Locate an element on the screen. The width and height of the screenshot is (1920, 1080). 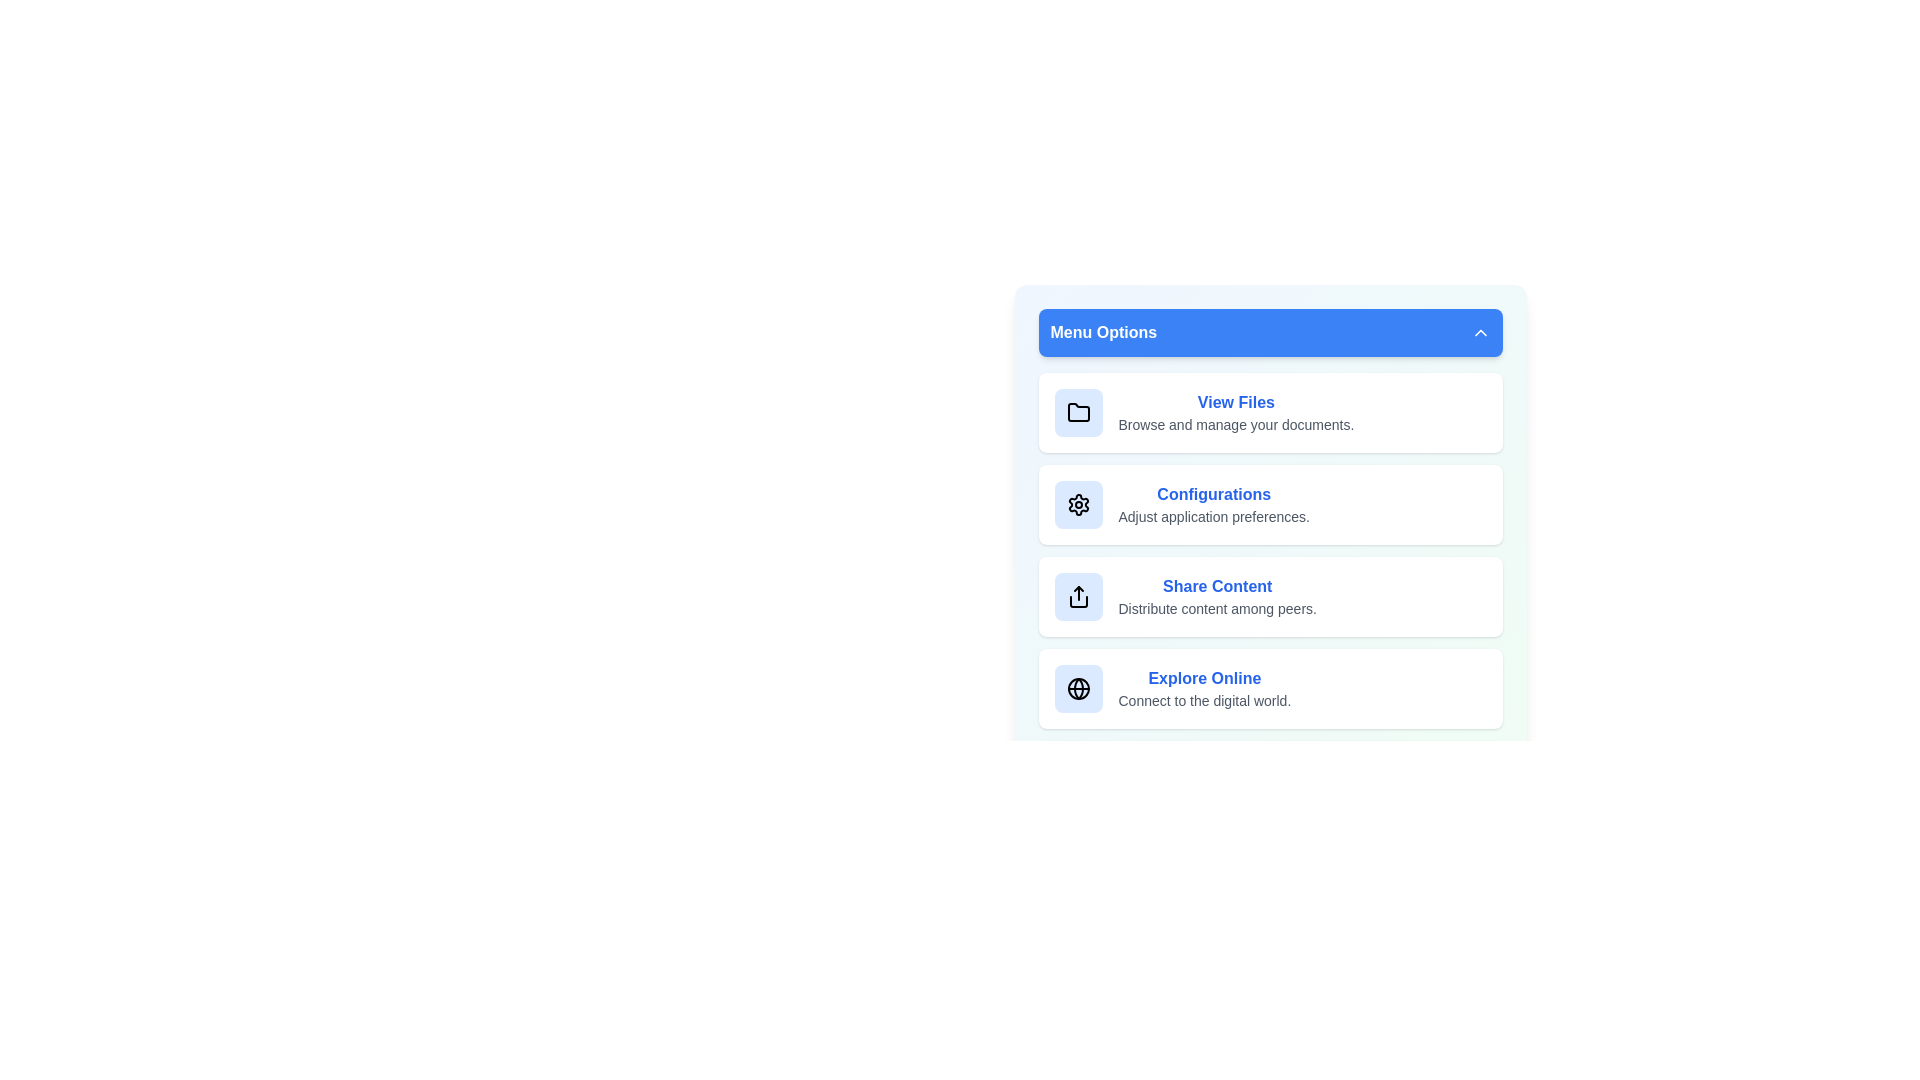
the icon of the menu item corresponding to Explore Online is located at coordinates (1077, 688).